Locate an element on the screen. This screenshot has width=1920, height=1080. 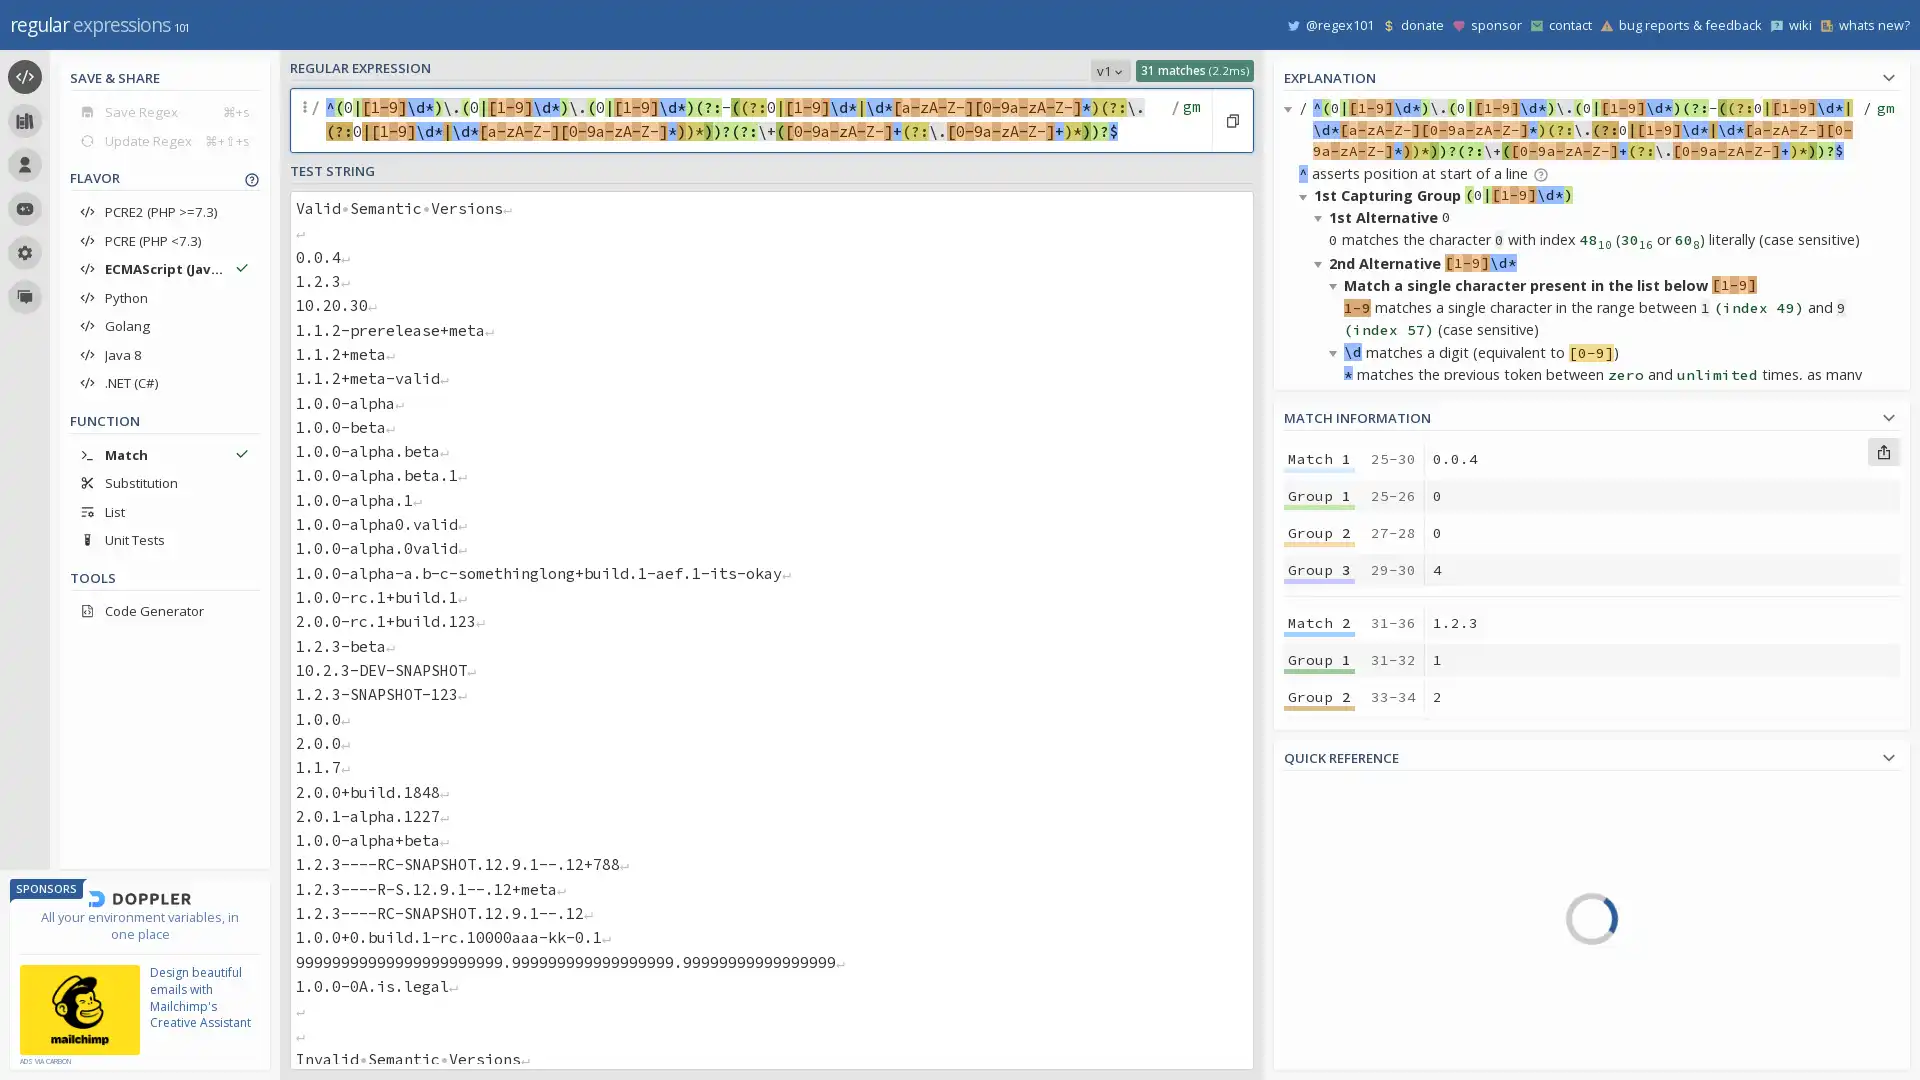
Any whitespace character \s is located at coordinates (1691, 991).